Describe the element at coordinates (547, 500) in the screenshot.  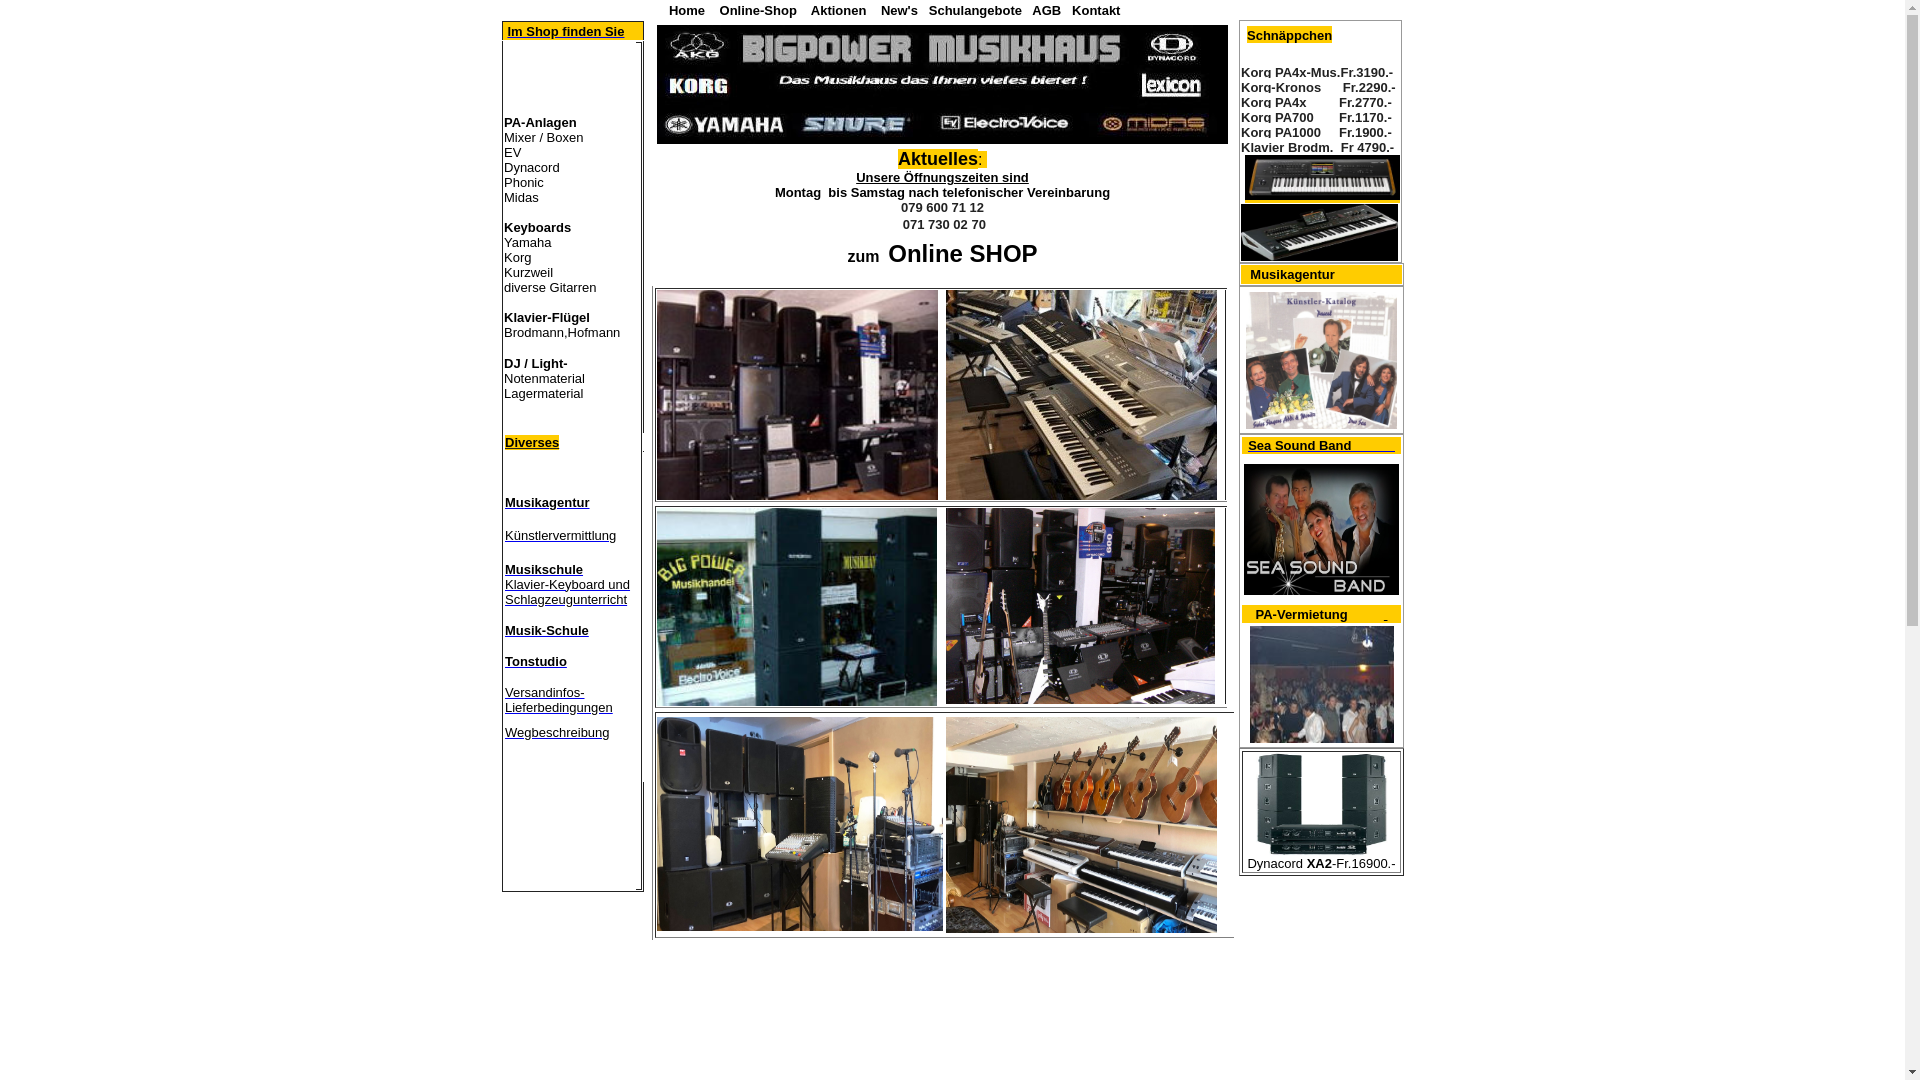
I see `'Musikagentur'` at that location.